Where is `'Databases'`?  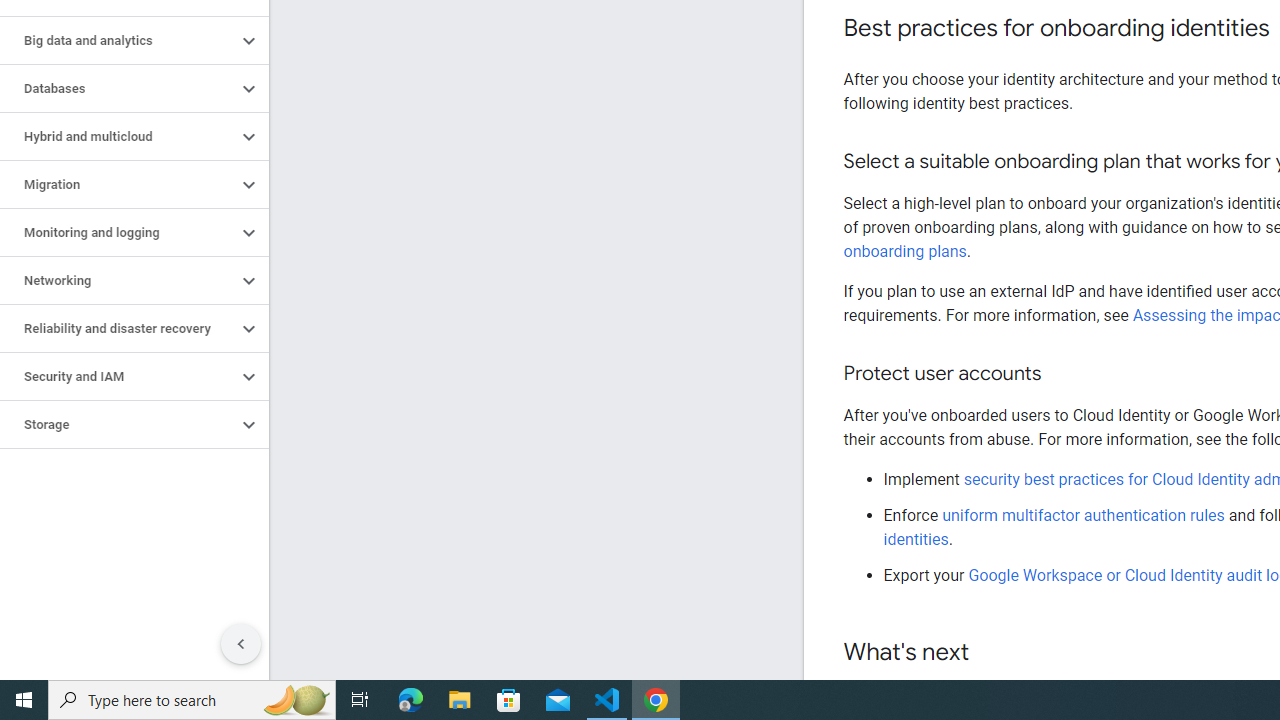
'Databases' is located at coordinates (117, 87).